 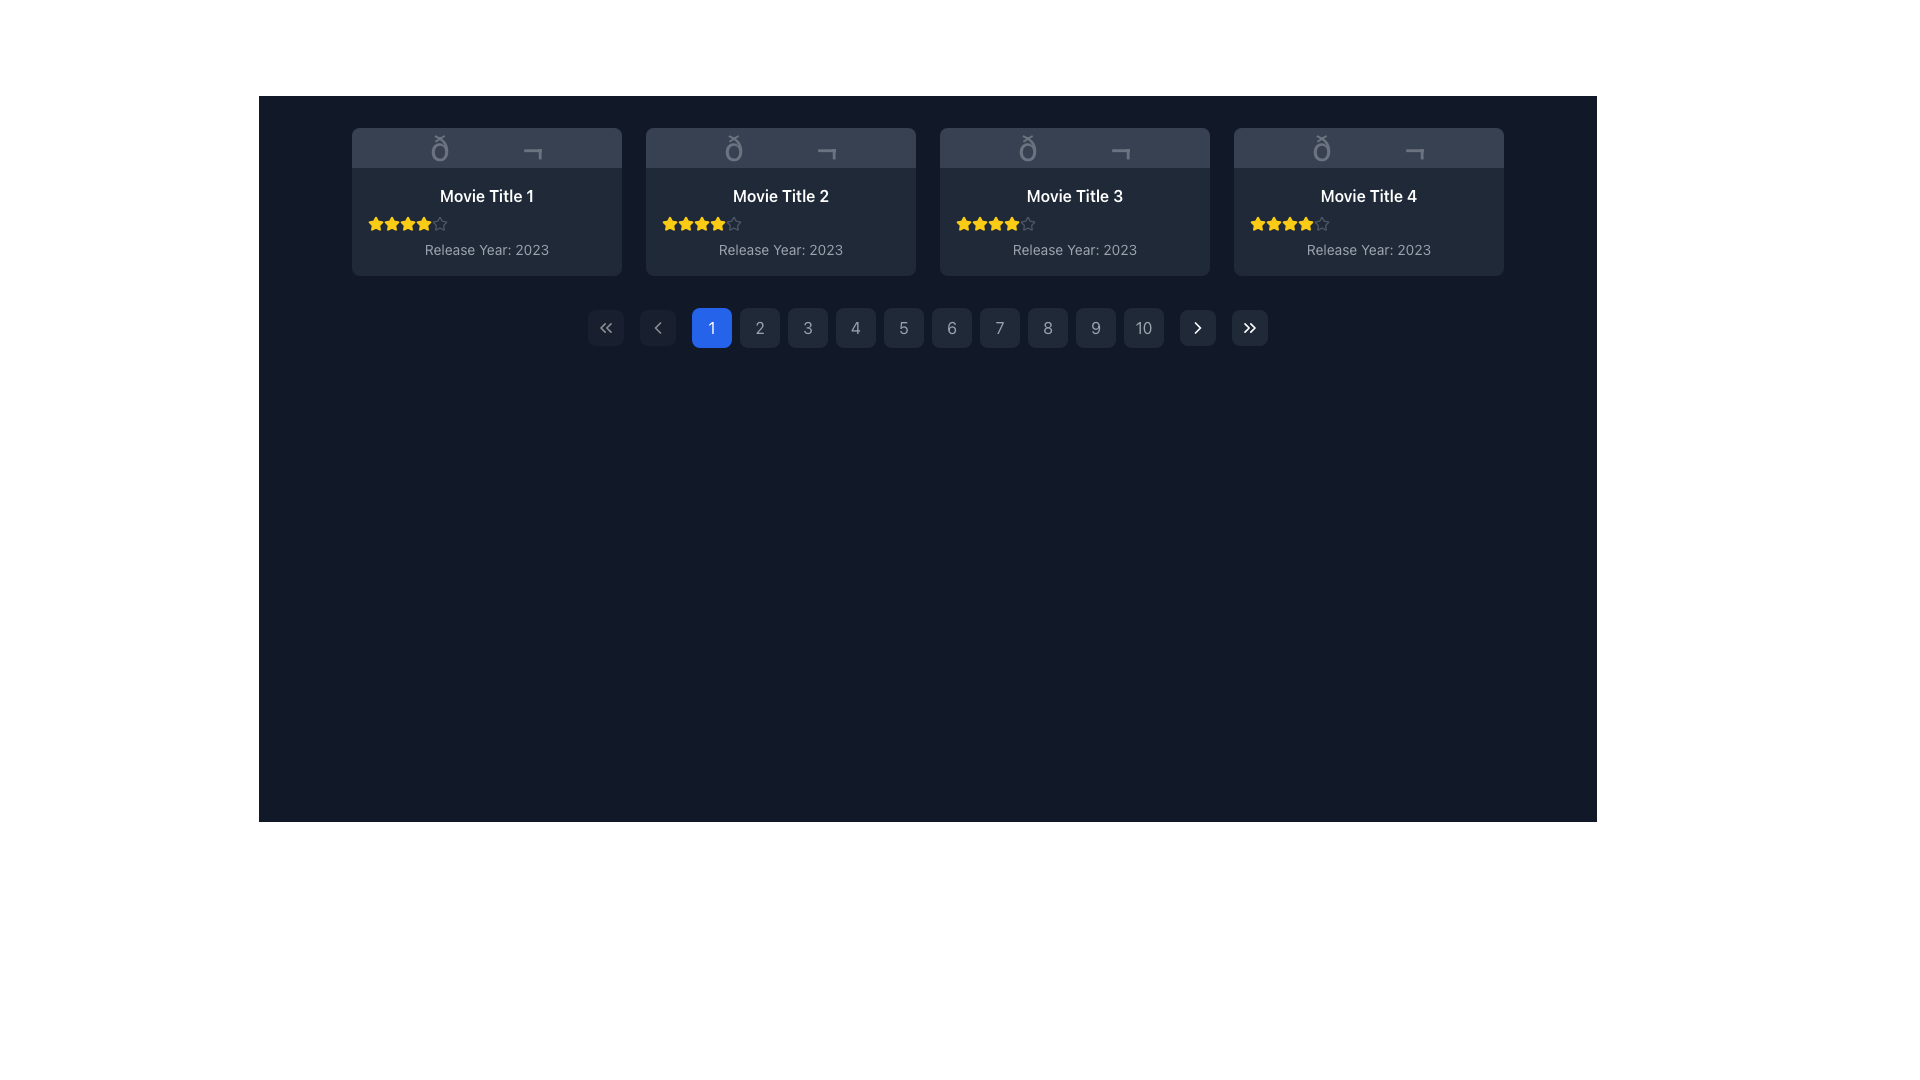 What do you see at coordinates (718, 223) in the screenshot?
I see `the third star in the rating section for 'Movie Title 2' to rate it` at bounding box center [718, 223].